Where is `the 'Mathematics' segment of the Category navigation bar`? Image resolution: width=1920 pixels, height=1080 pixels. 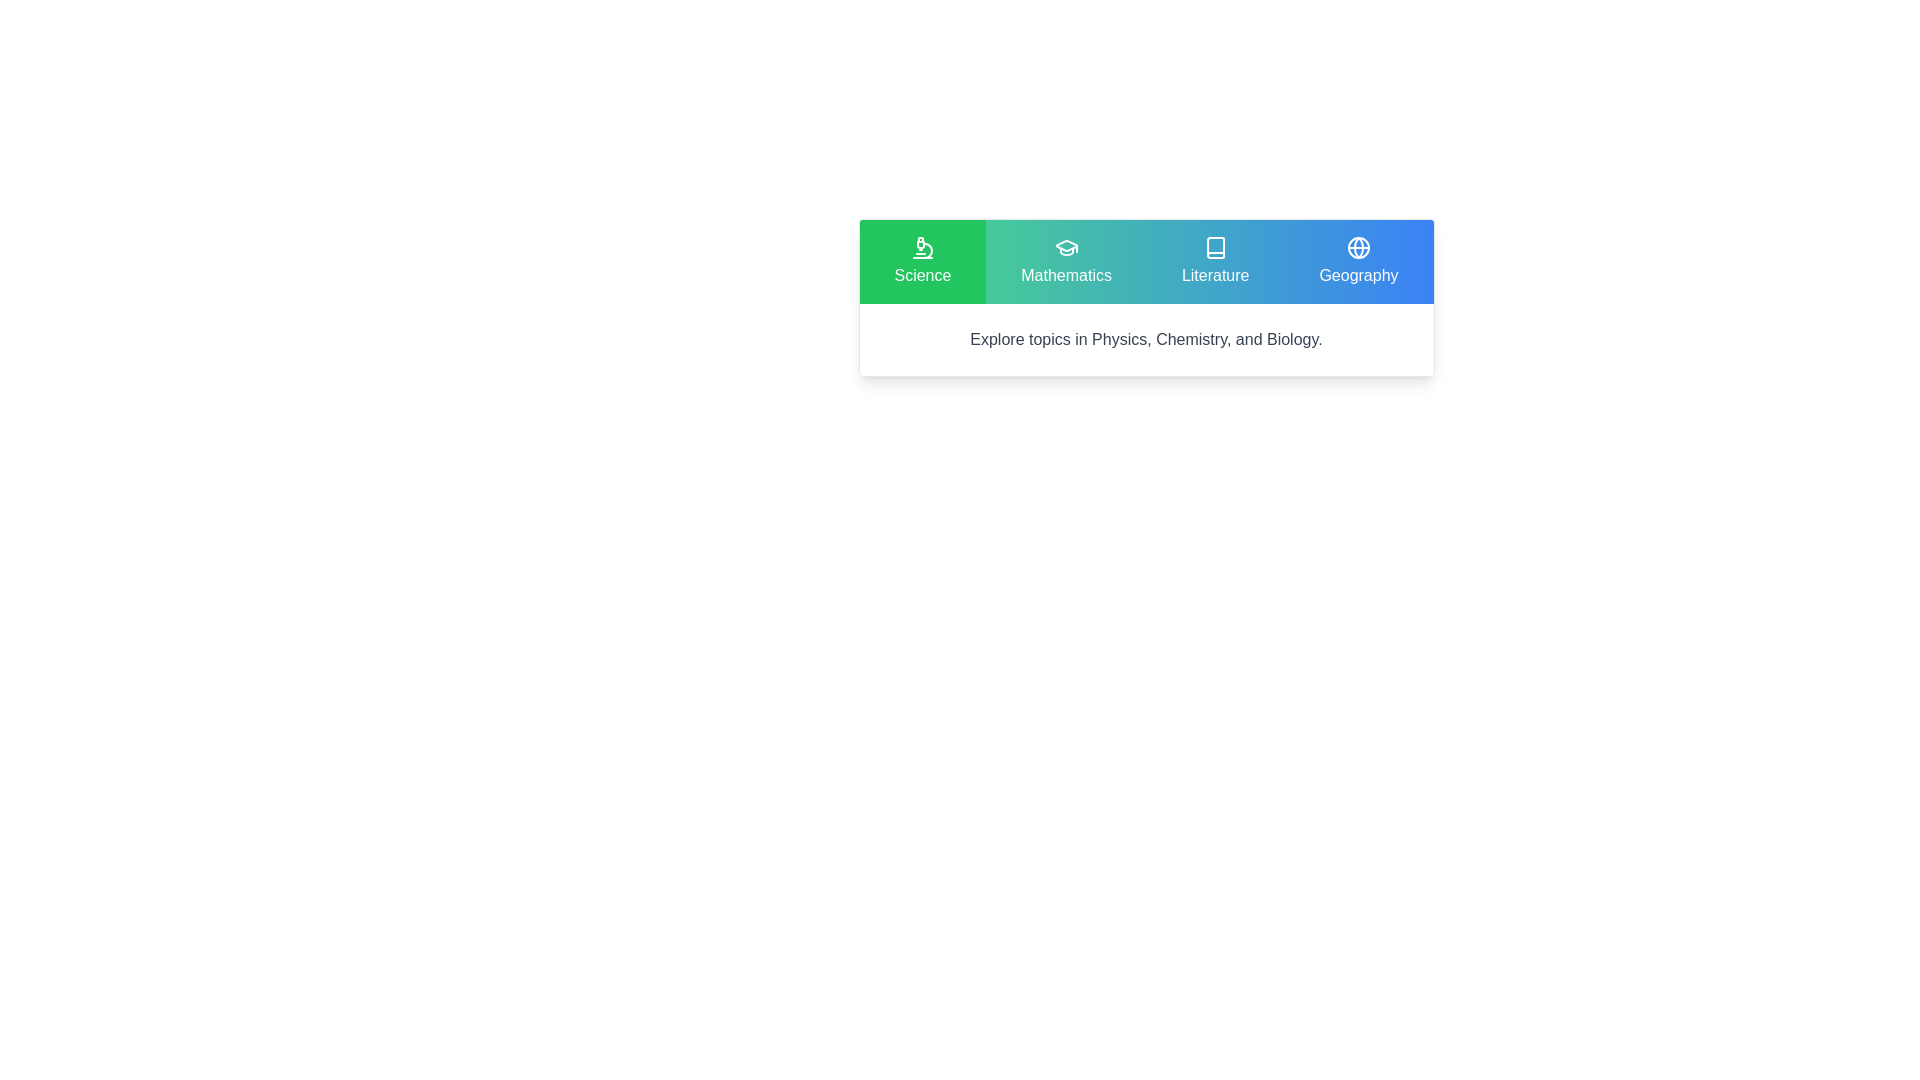 the 'Mathematics' segment of the Category navigation bar is located at coordinates (1146, 261).